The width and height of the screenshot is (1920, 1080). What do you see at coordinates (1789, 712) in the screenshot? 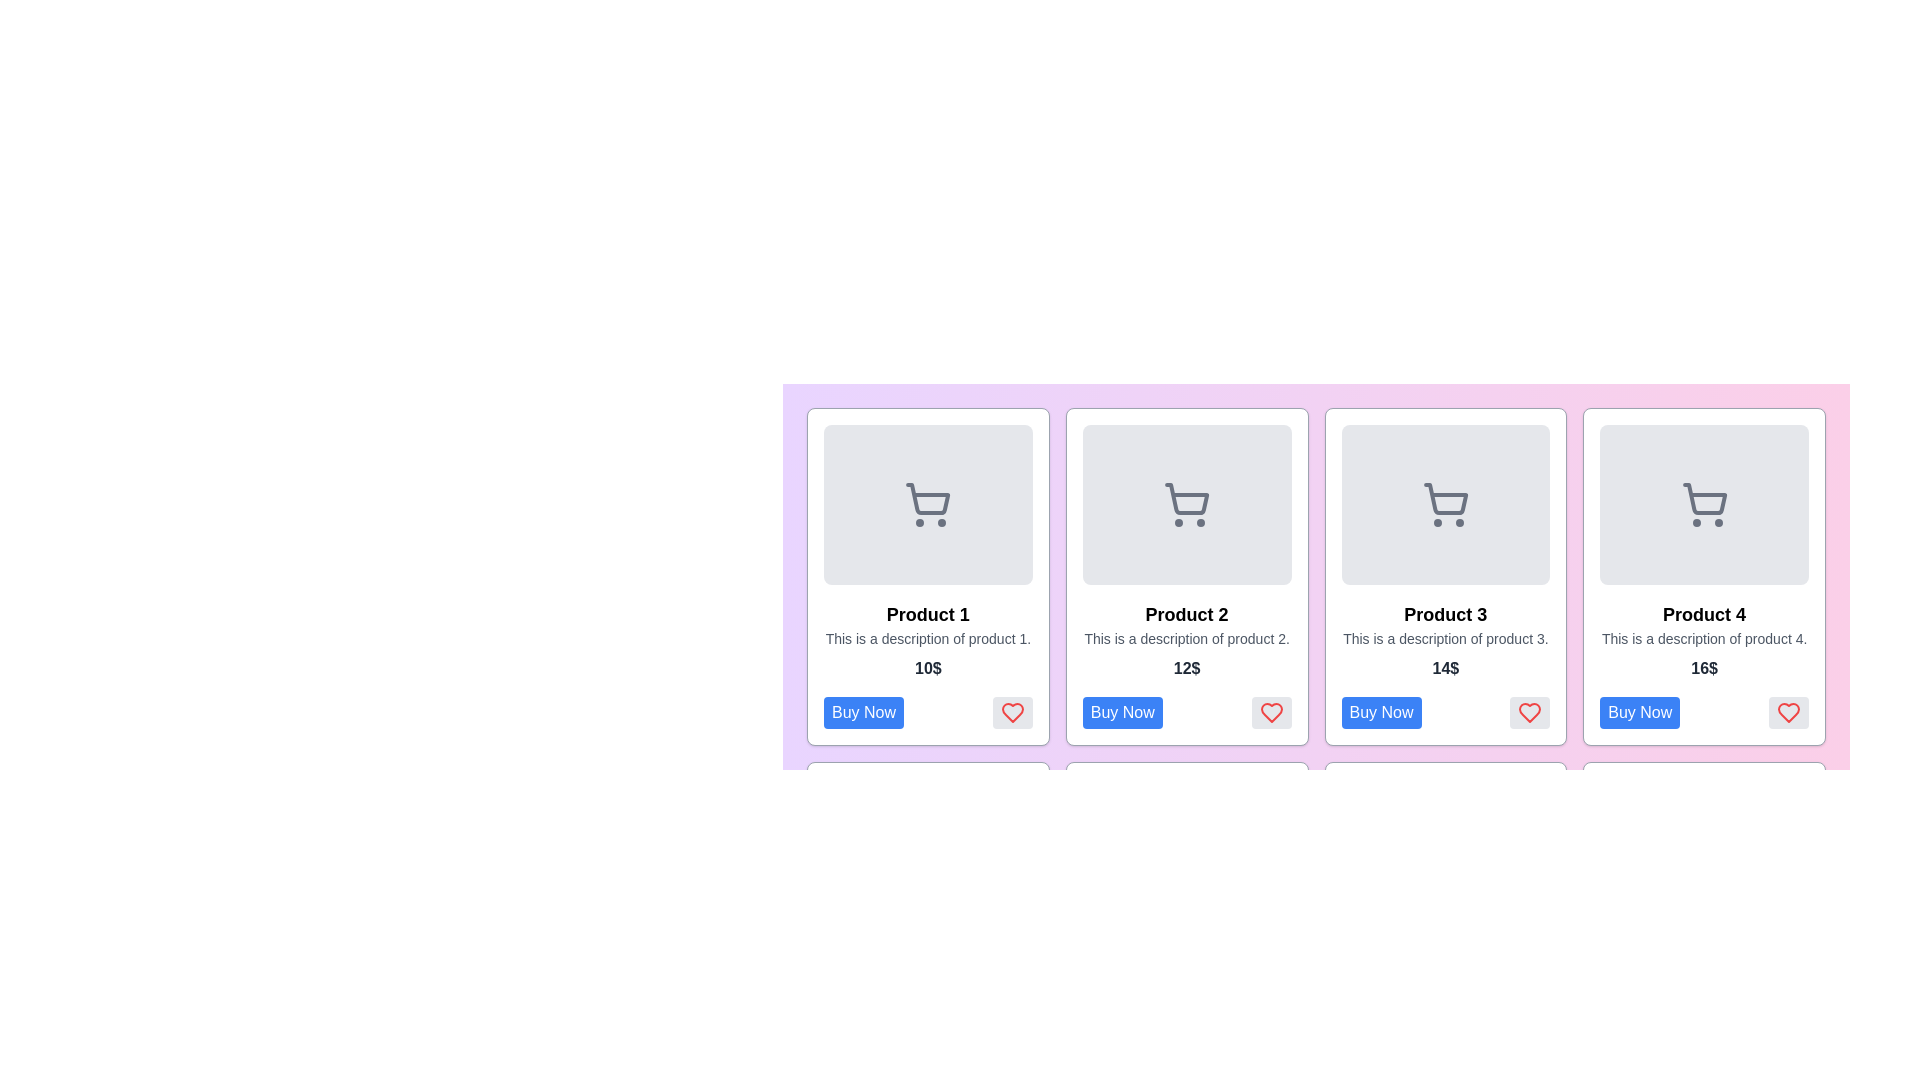
I see `the heart icon button in the bottom-right section of the fourth product card` at bounding box center [1789, 712].